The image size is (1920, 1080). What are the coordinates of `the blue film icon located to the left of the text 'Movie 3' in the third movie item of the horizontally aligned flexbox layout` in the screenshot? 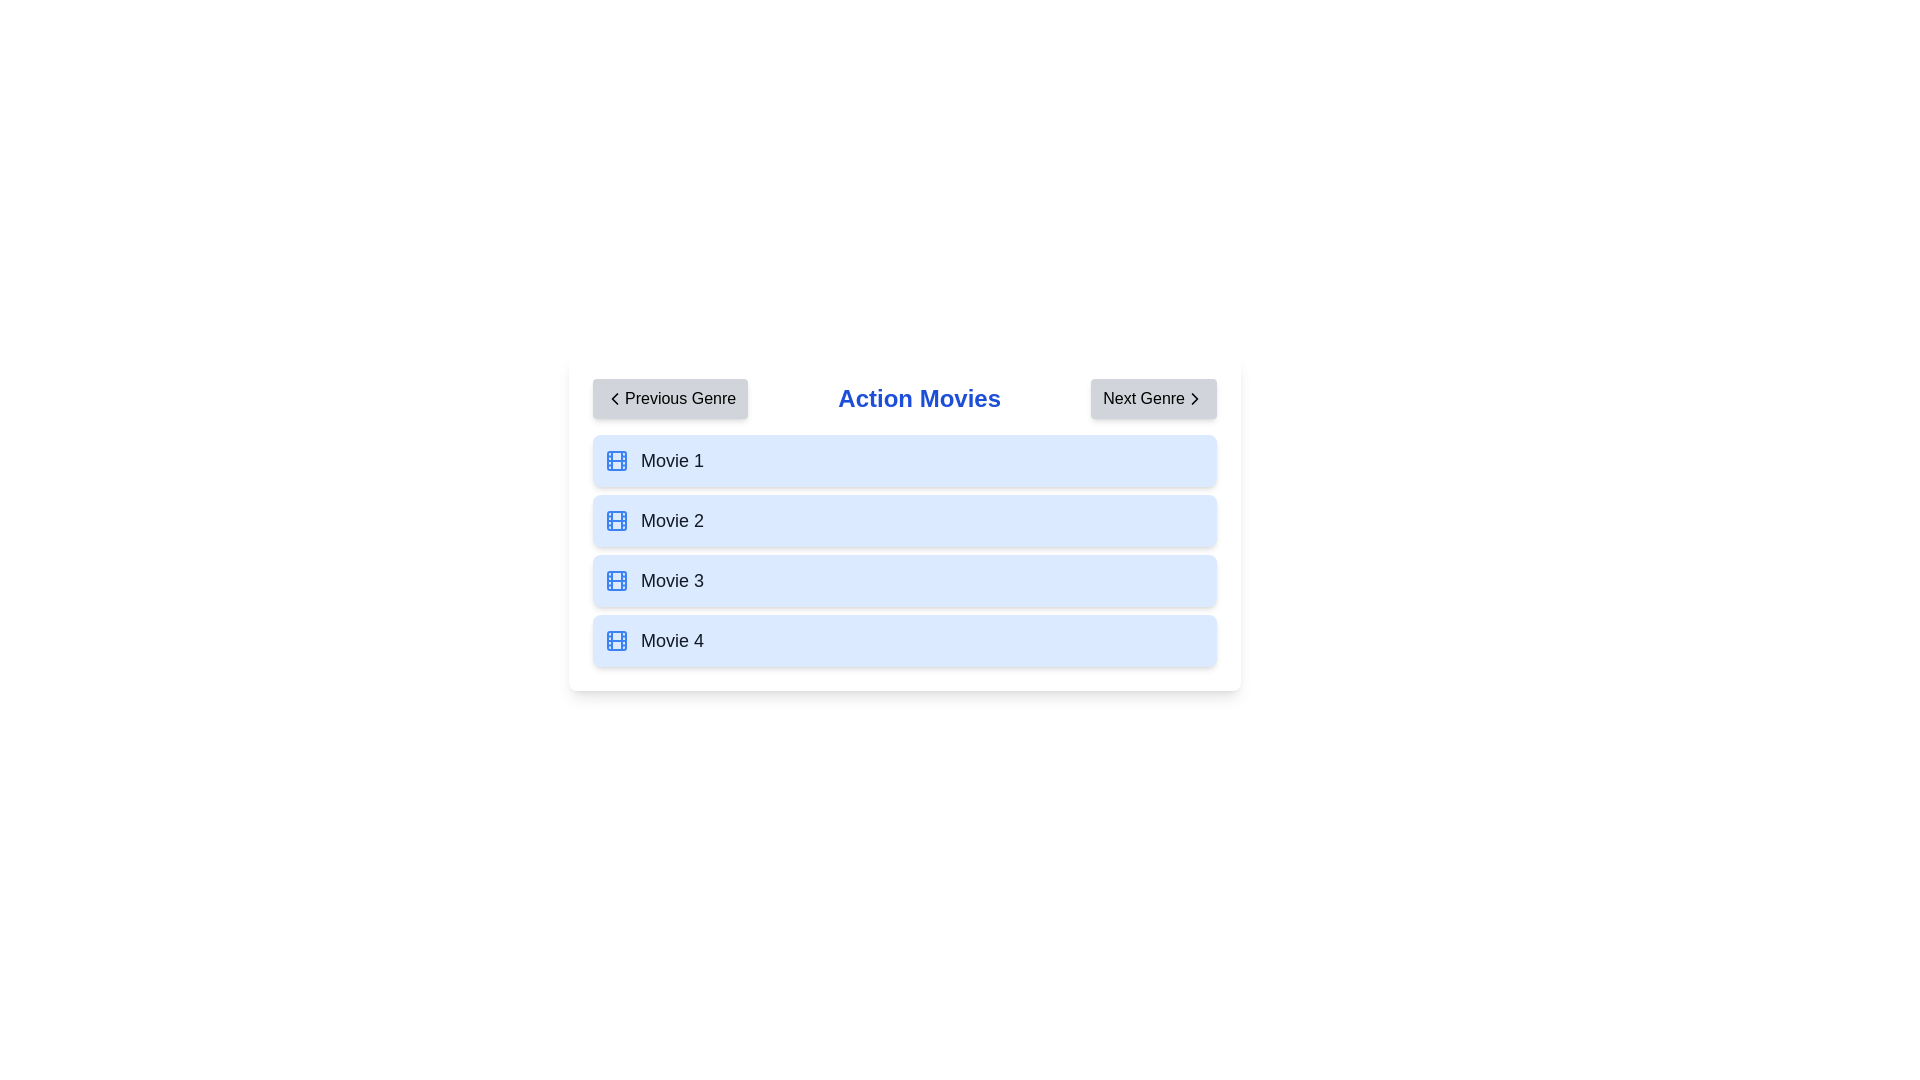 It's located at (616, 581).